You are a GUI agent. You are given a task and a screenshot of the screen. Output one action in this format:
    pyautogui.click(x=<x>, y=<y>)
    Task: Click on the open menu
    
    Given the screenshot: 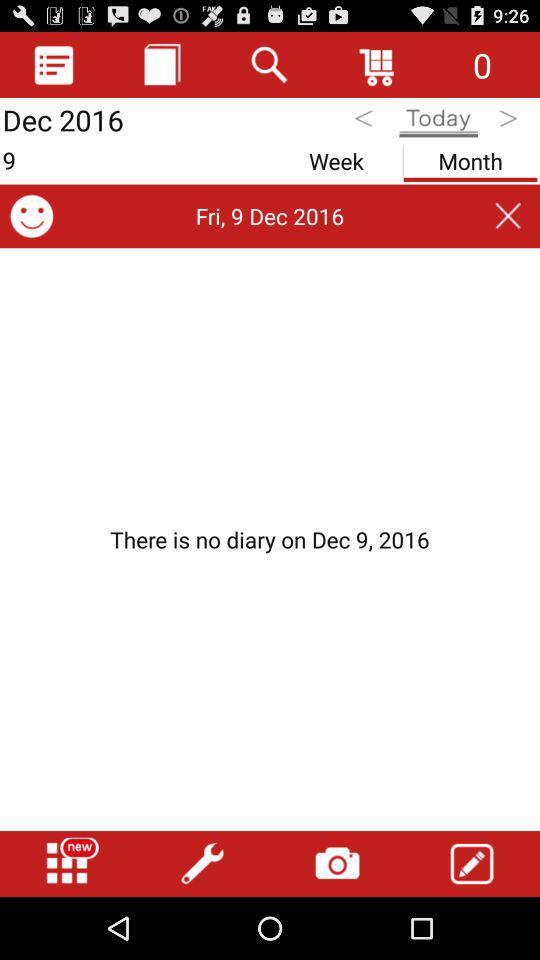 What is the action you would take?
    pyautogui.click(x=67, y=863)
    